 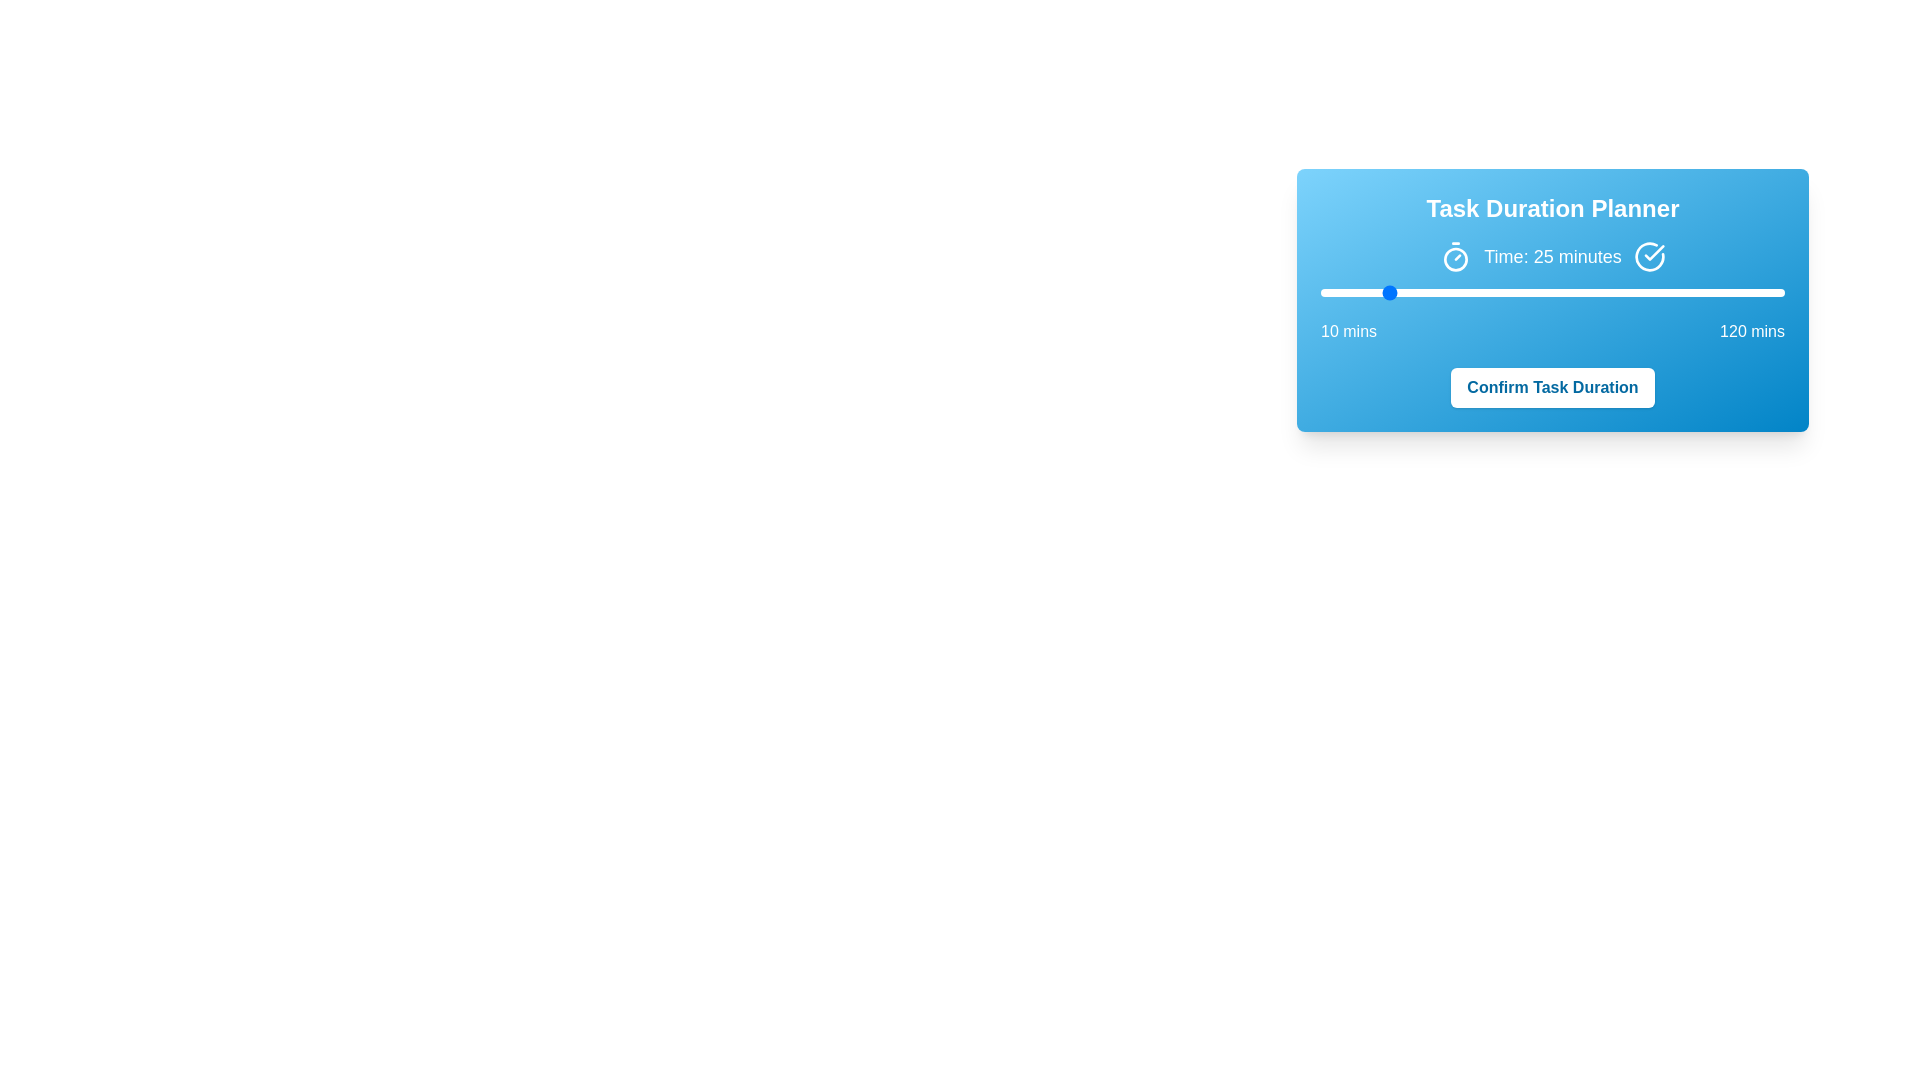 I want to click on the 'Confirm Task Duration' button to finalize the selection, so click(x=1552, y=388).